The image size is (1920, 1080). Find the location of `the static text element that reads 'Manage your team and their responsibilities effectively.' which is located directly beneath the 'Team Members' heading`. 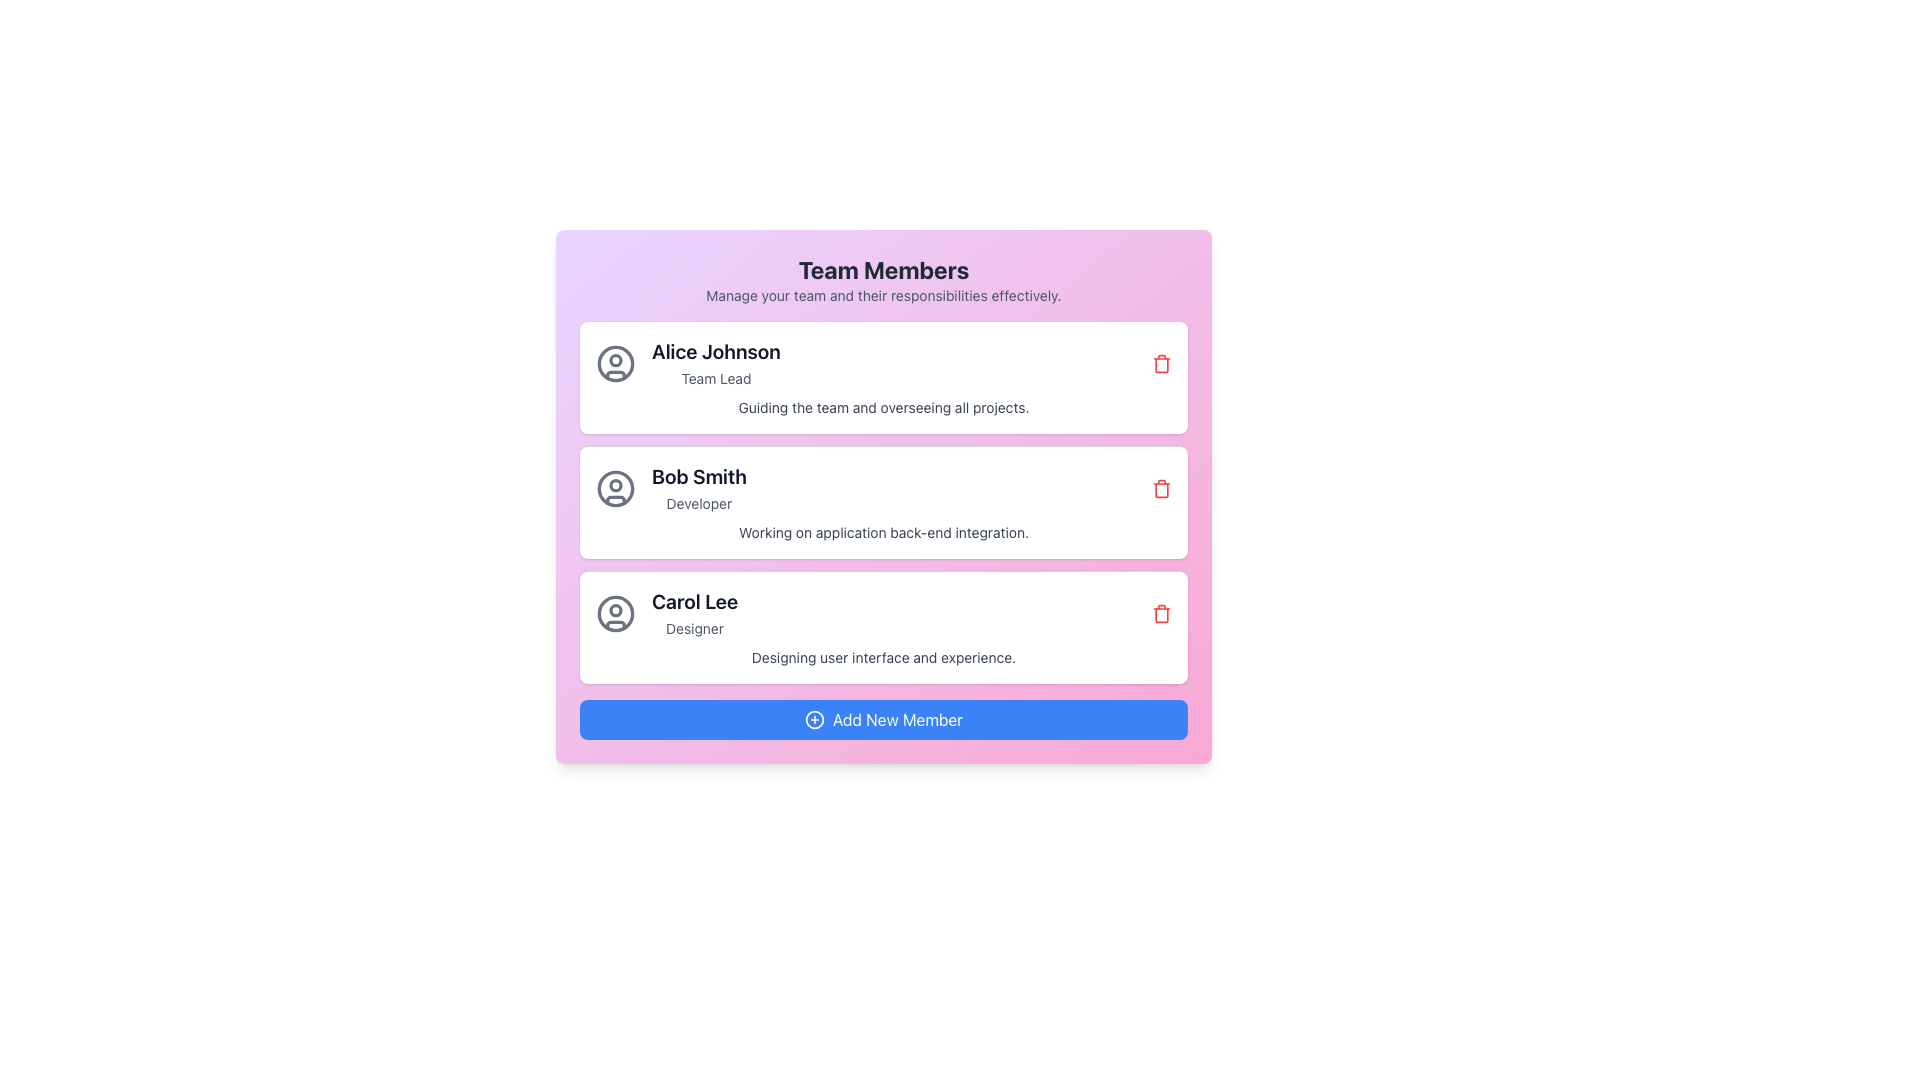

the static text element that reads 'Manage your team and their responsibilities effectively.' which is located directly beneath the 'Team Members' heading is located at coordinates (882, 296).